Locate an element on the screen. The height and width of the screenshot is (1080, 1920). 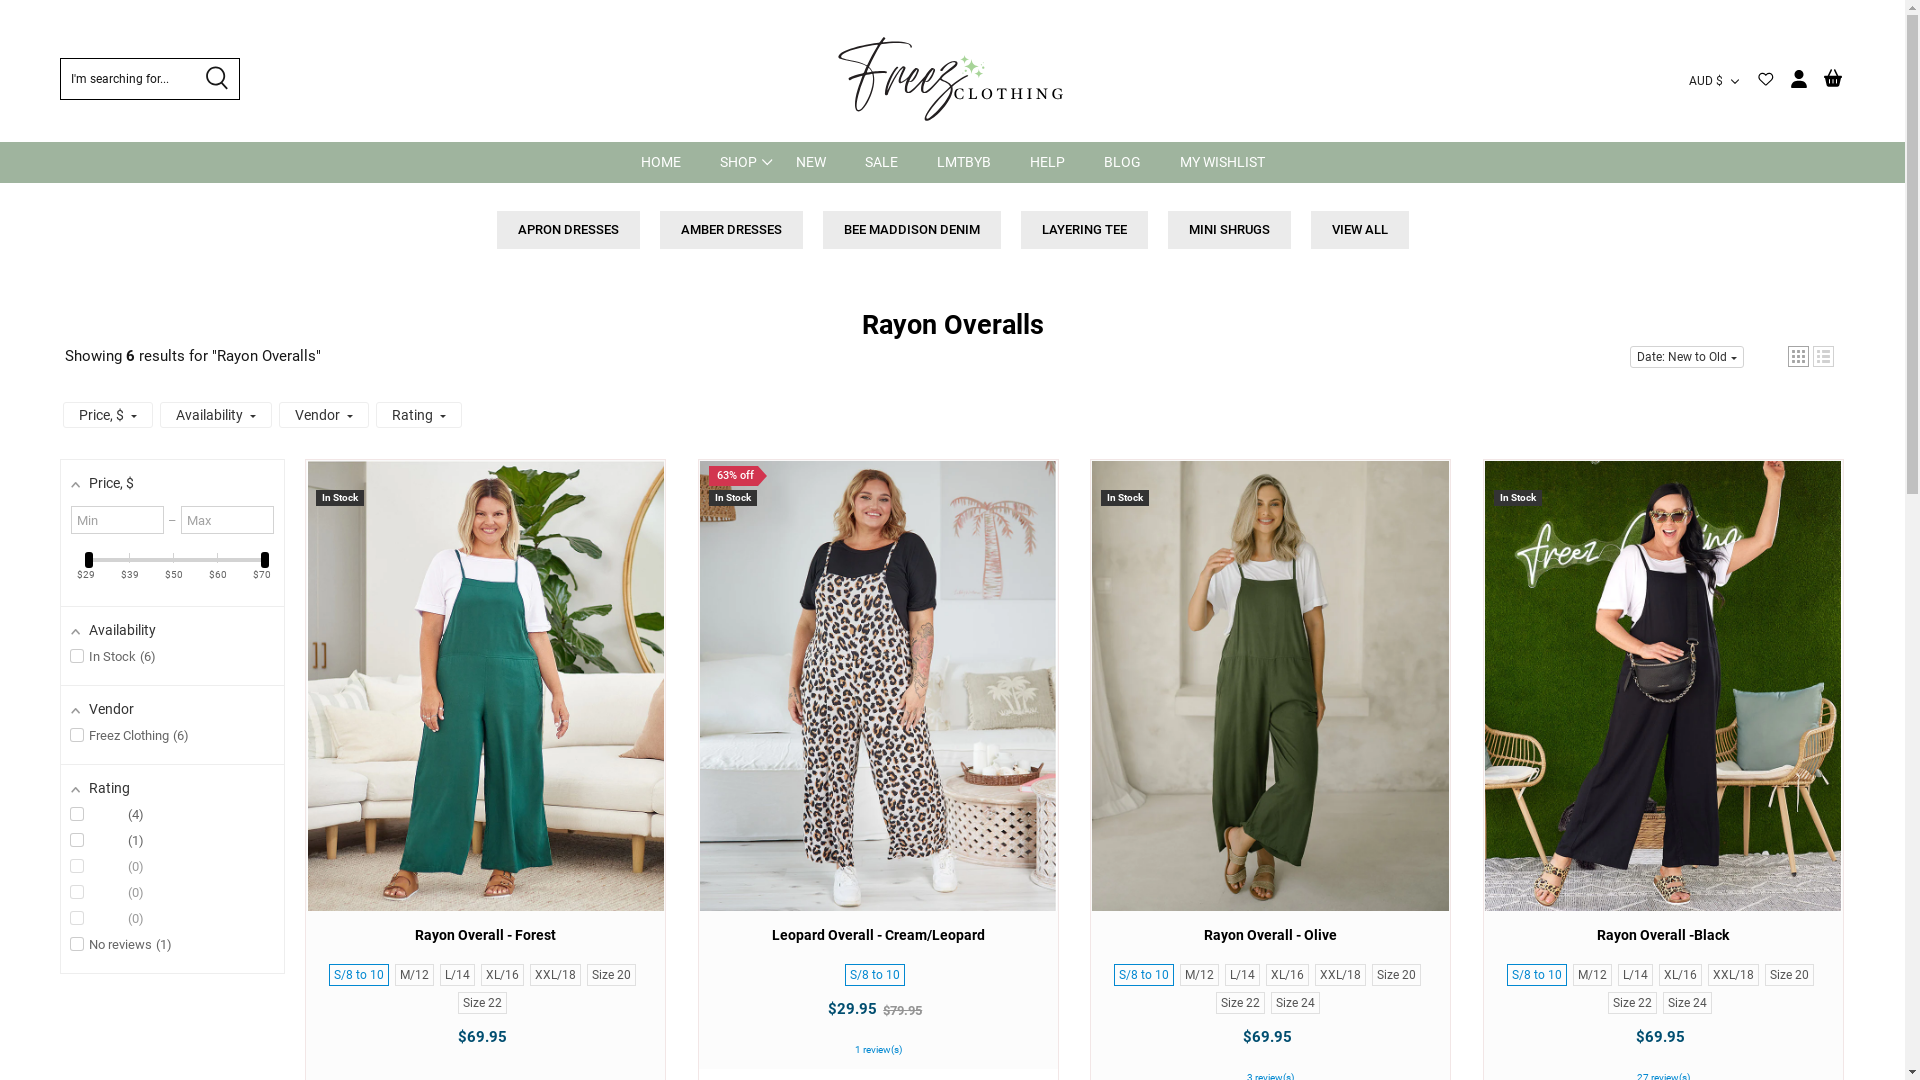
'SHOP' is located at coordinates (737, 161).